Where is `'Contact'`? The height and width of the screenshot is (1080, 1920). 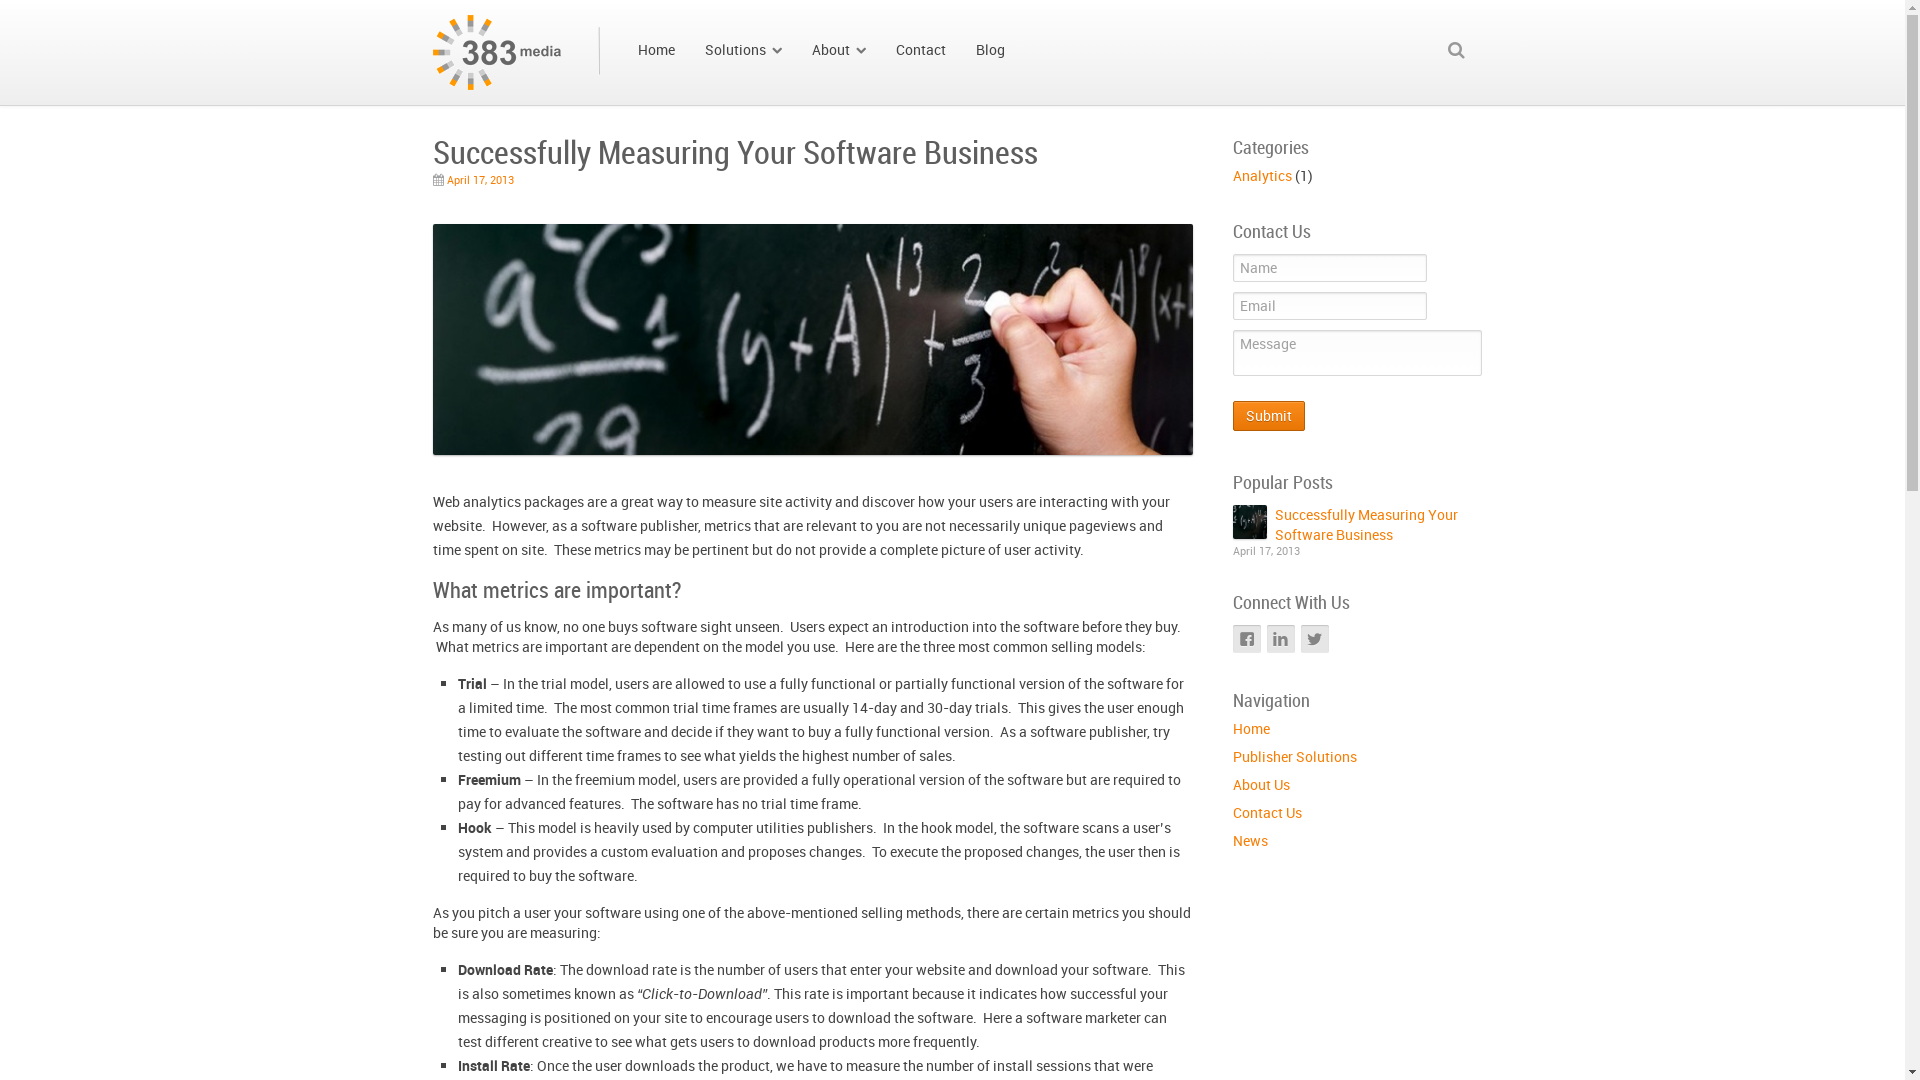 'Contact' is located at coordinates (919, 49).